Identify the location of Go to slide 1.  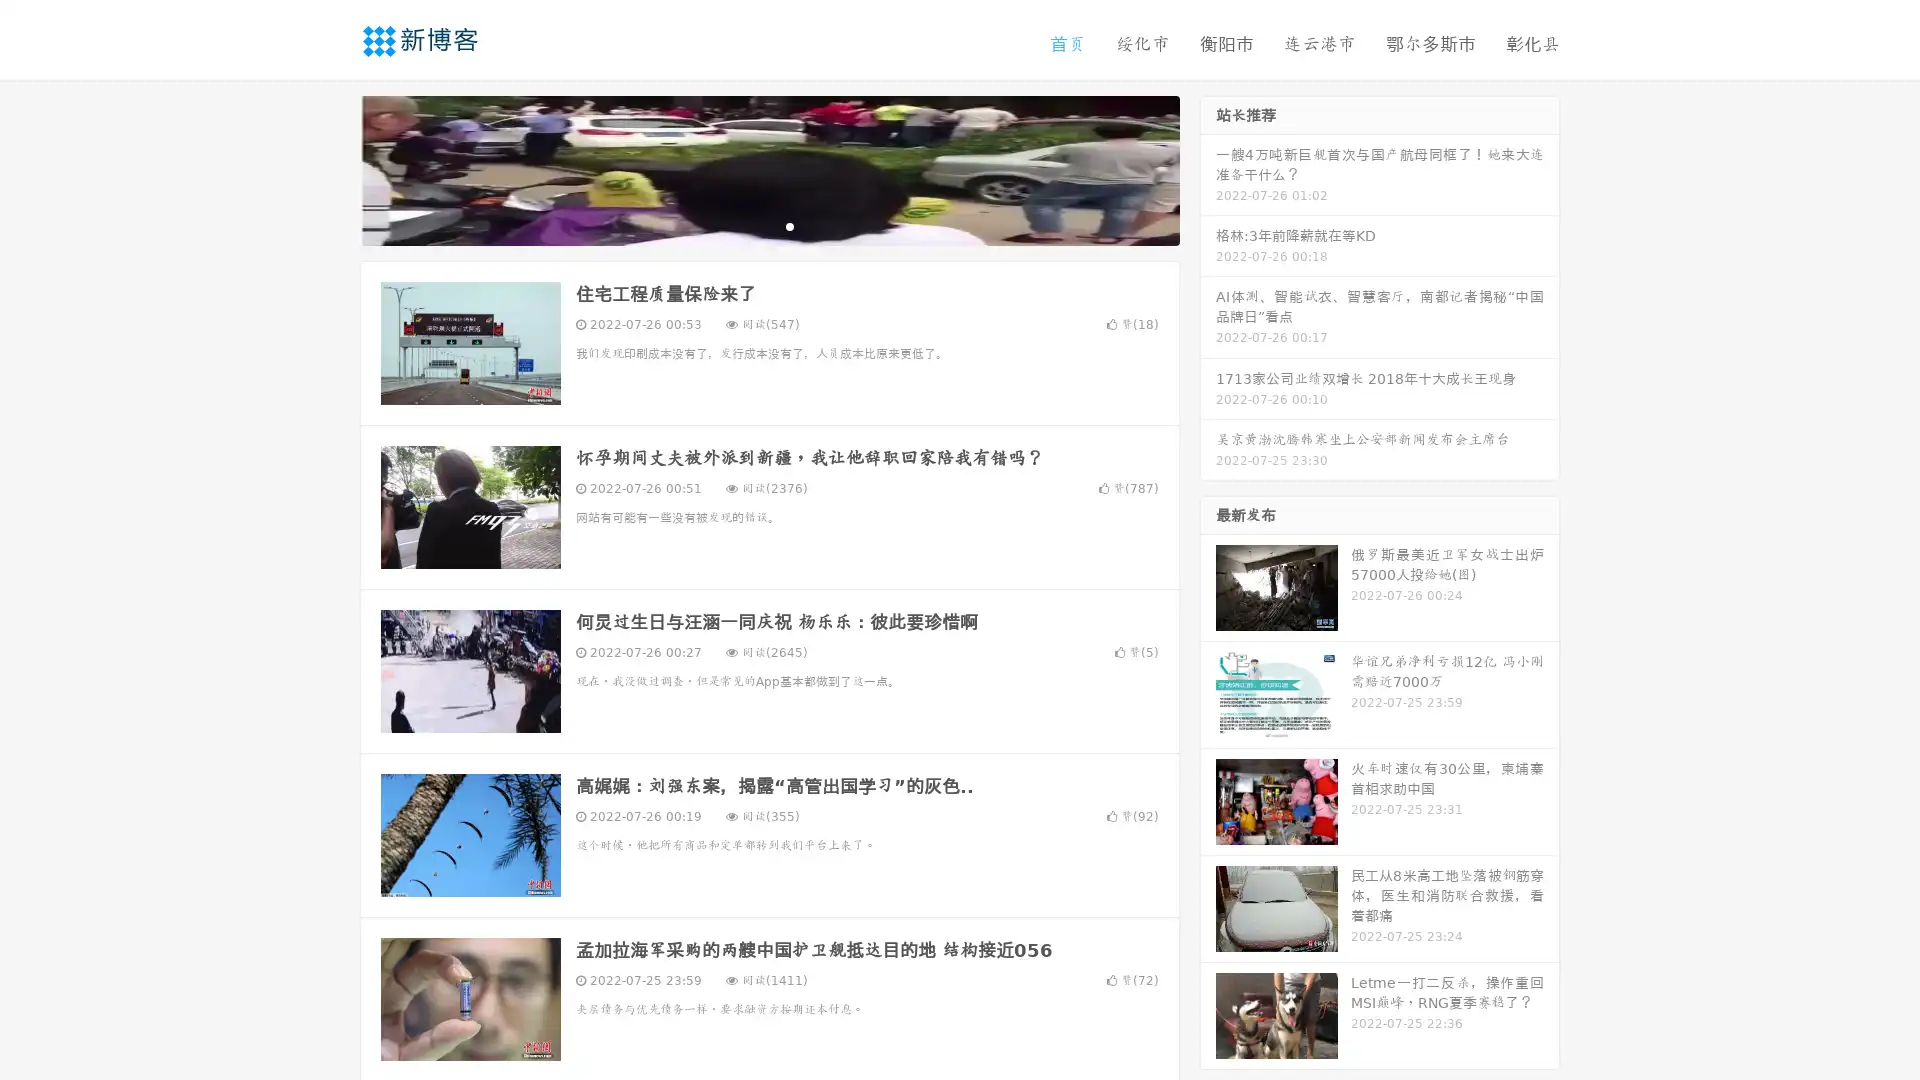
(748, 225).